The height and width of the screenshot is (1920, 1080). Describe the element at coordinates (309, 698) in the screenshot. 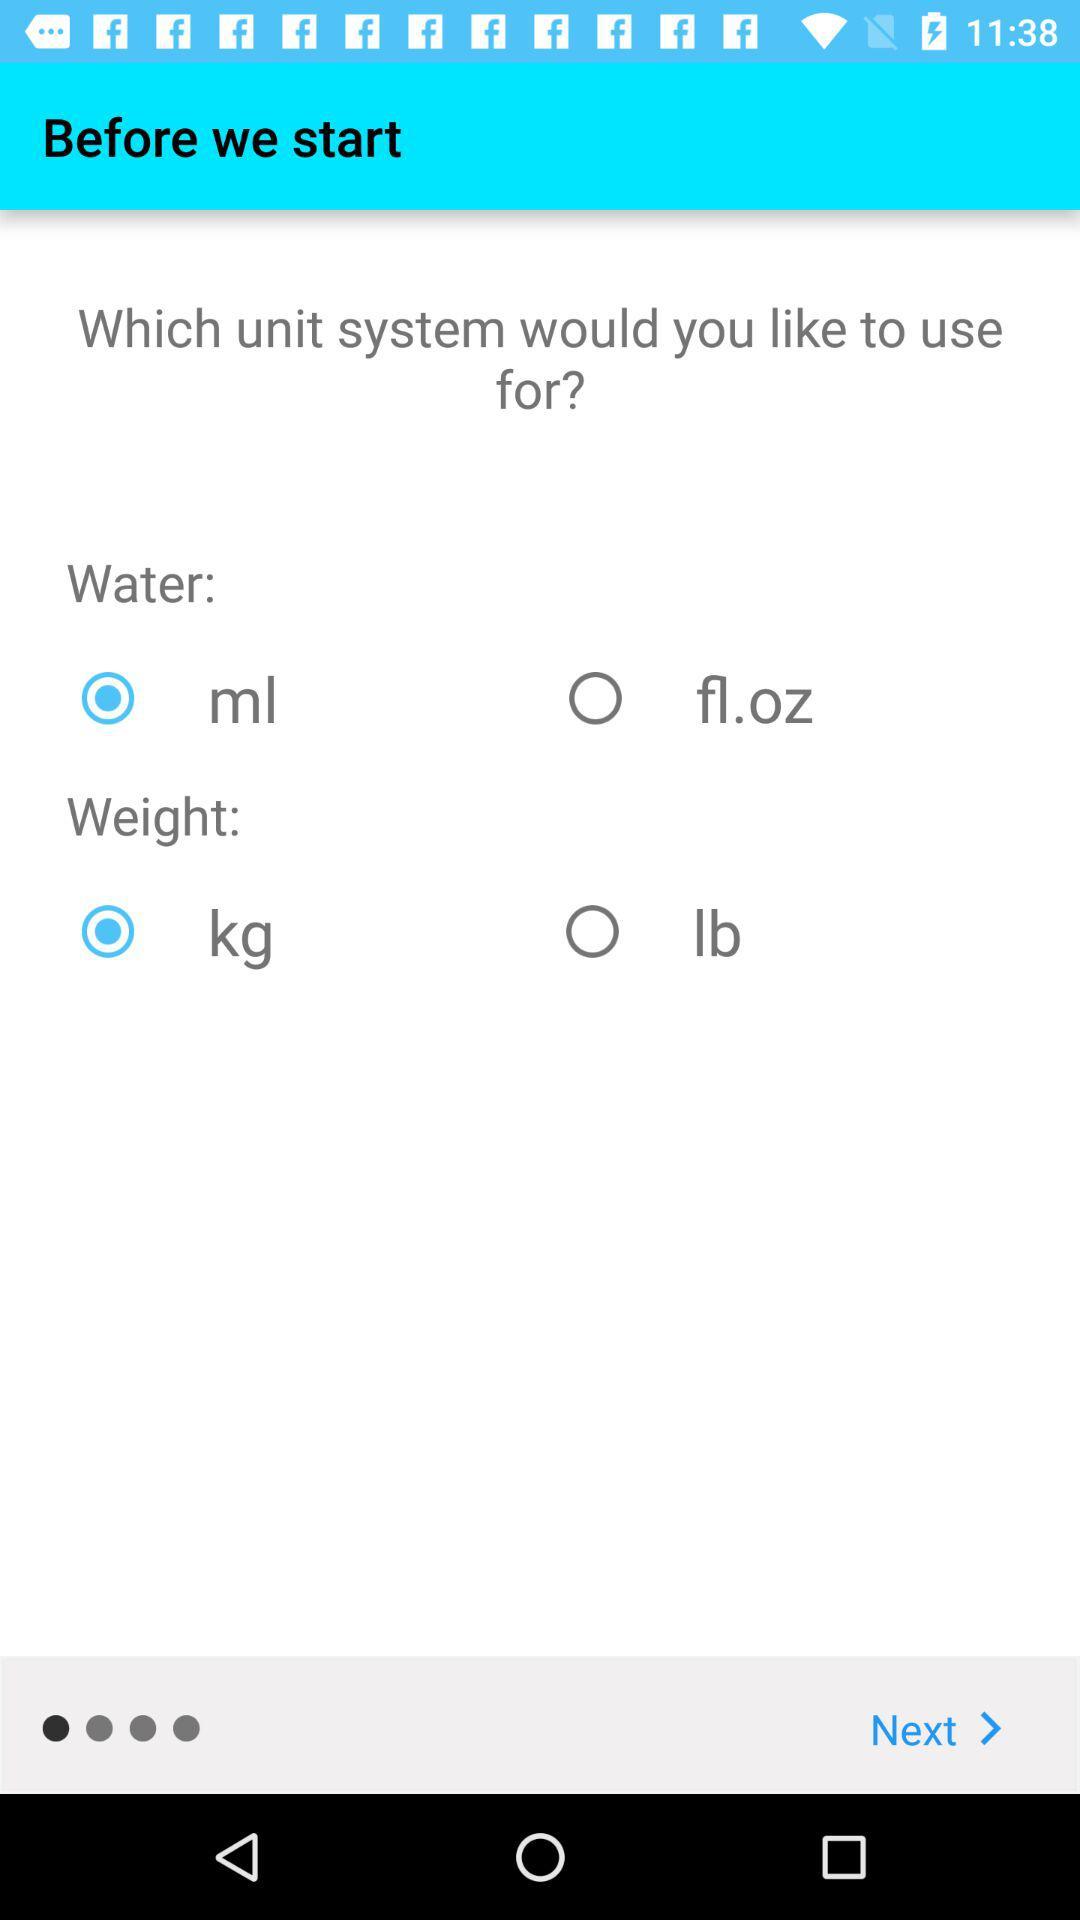

I see `the ml icon` at that location.